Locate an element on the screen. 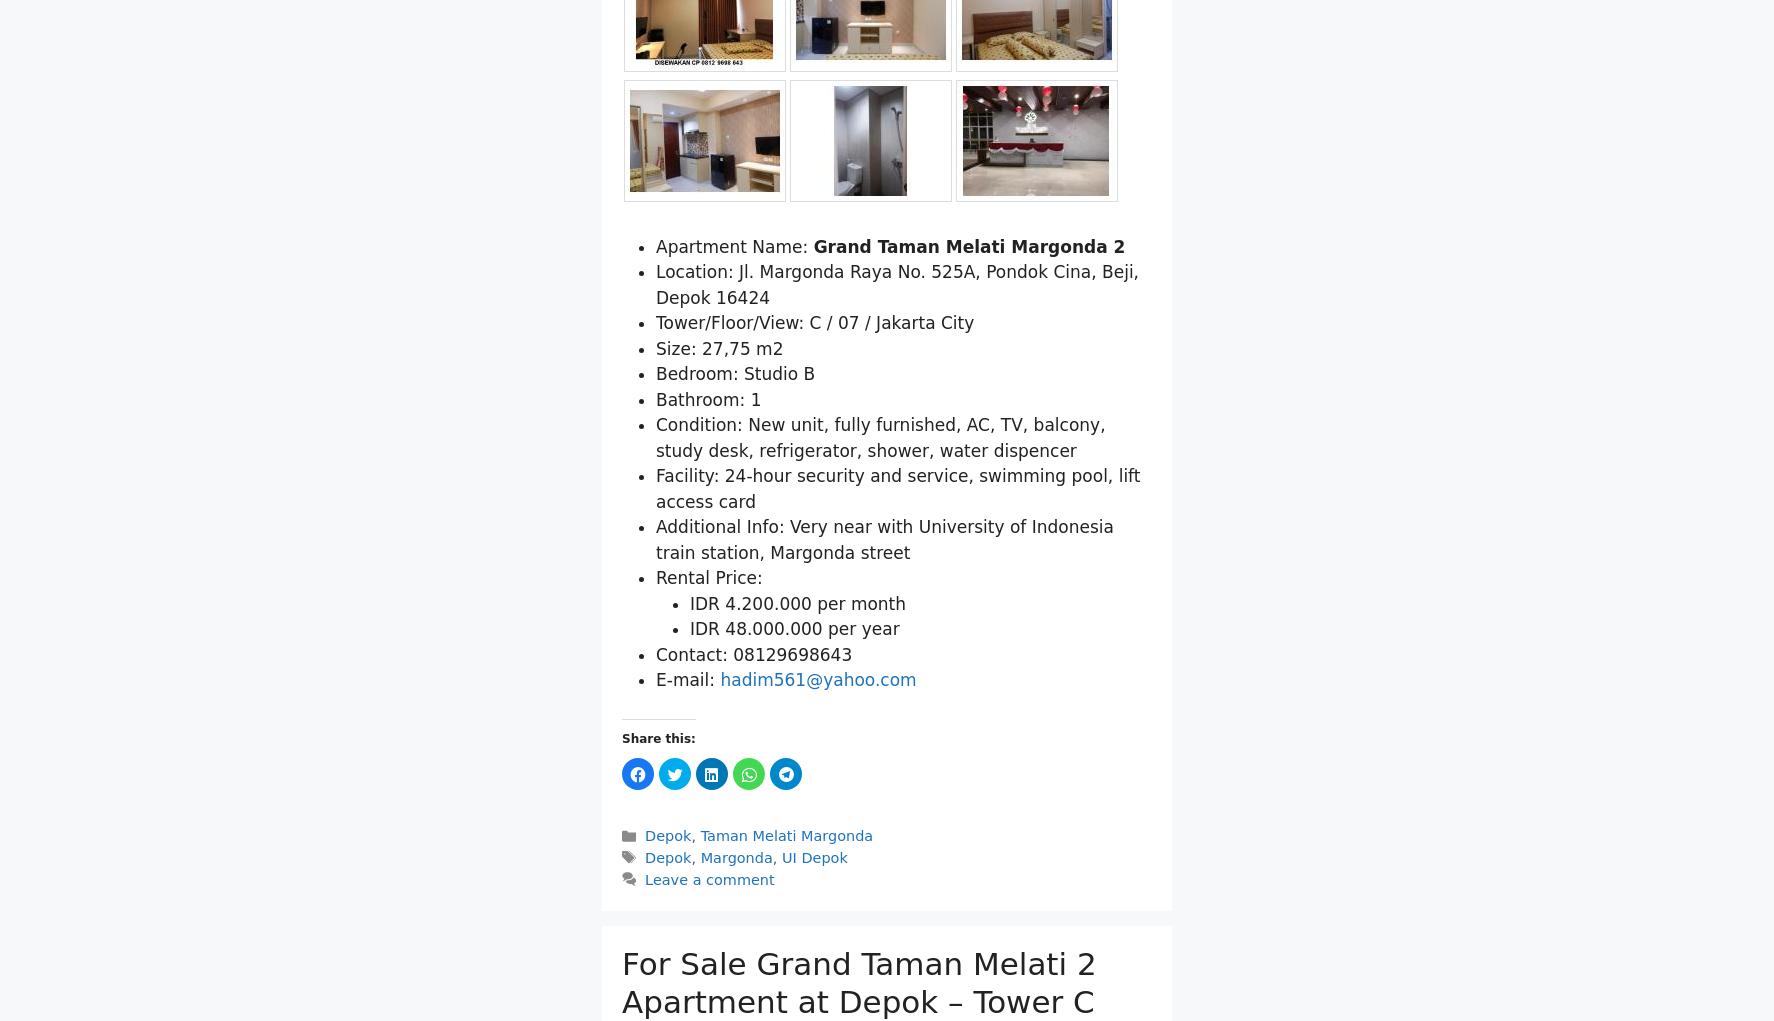 The width and height of the screenshot is (1774, 1021). 'Facility: 24-hour security and service, swimming pool, lift access card' is located at coordinates (896, 487).